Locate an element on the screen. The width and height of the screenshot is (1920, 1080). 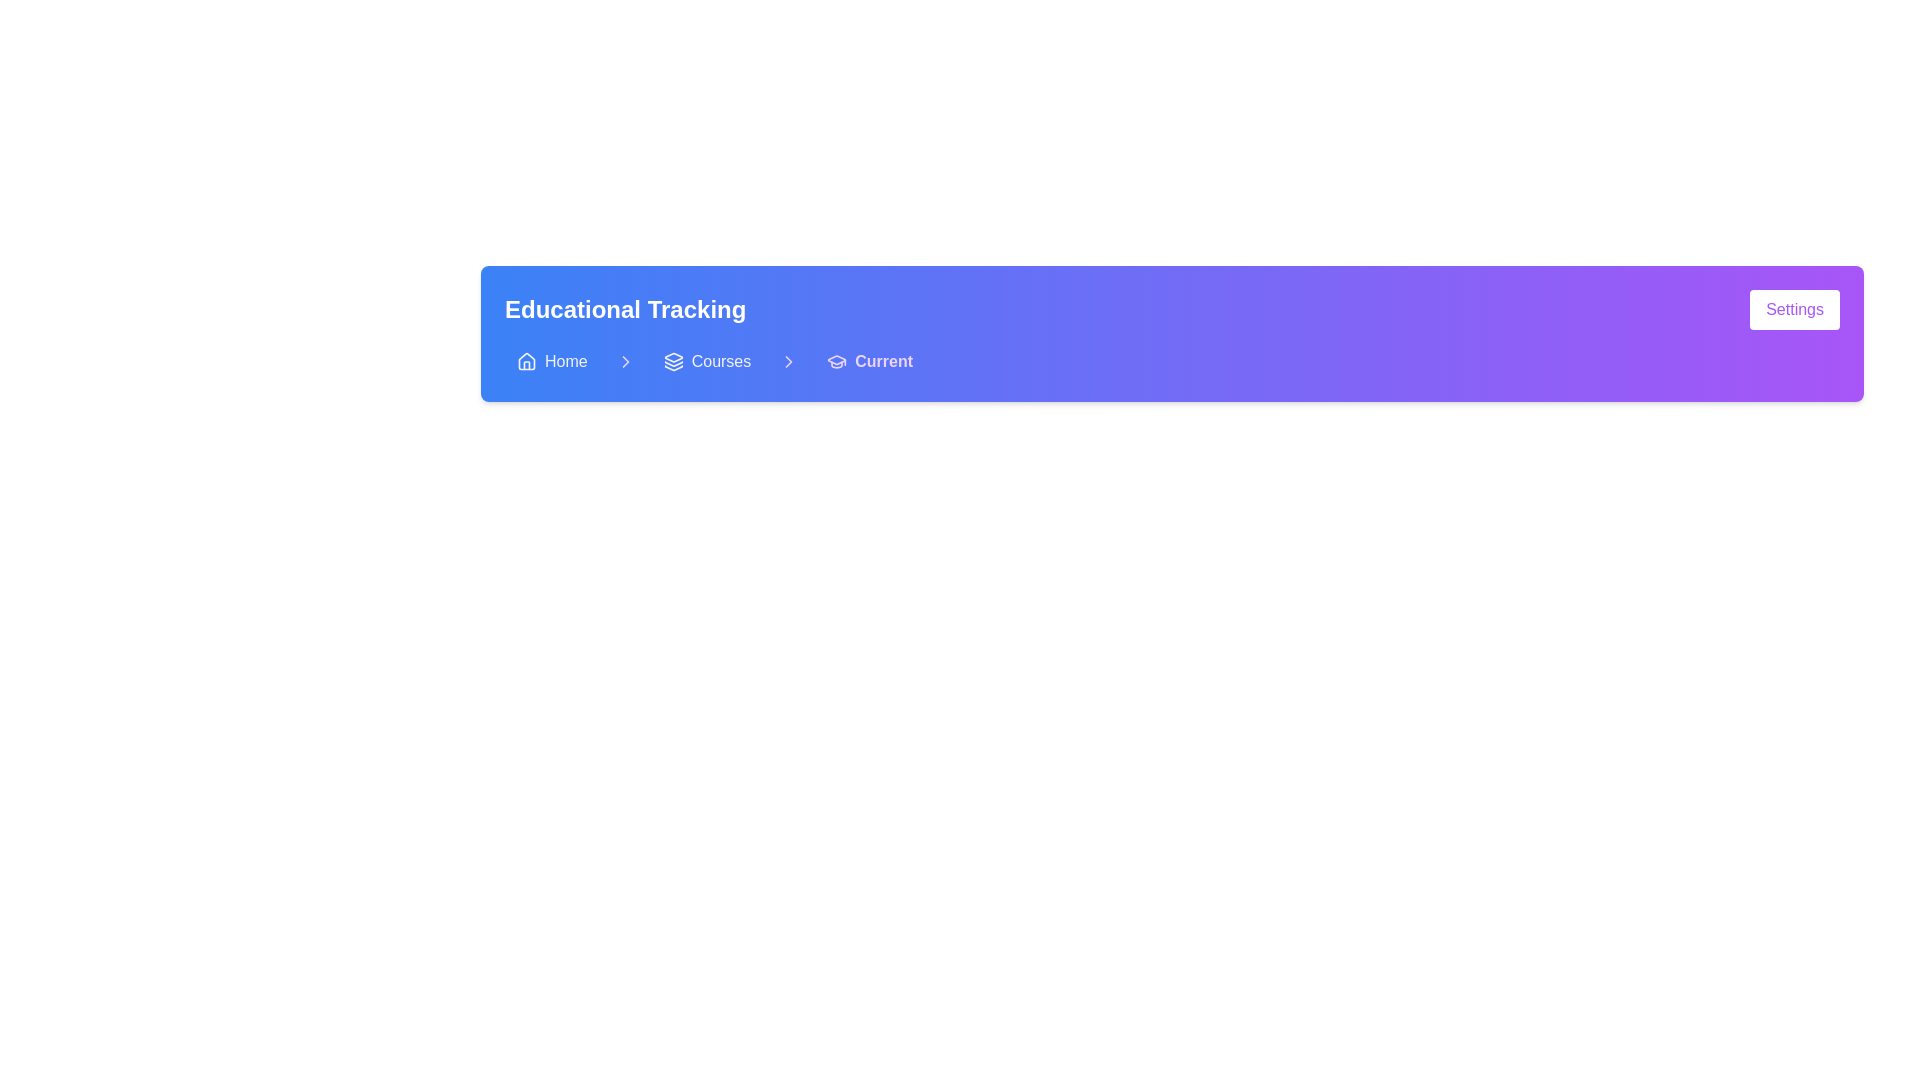
the Home icon in the navigation bar is located at coordinates (527, 362).